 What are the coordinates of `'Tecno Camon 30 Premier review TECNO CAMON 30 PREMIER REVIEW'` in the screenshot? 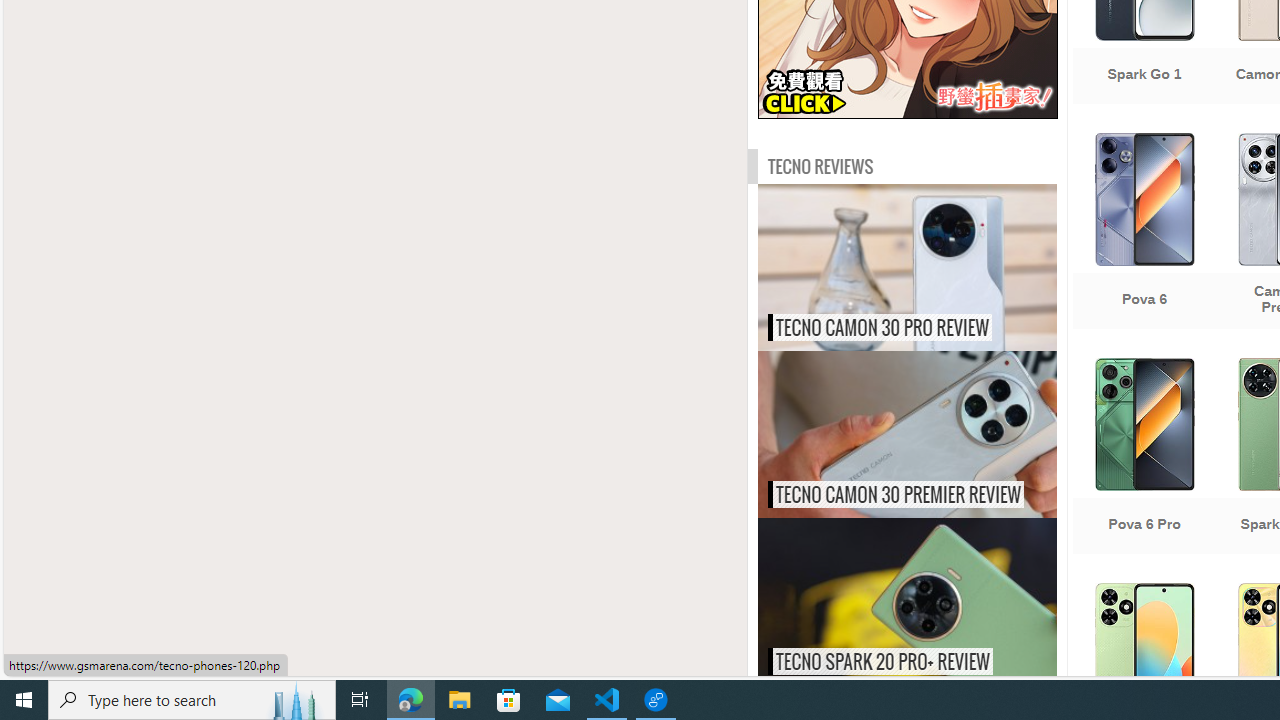 It's located at (906, 433).